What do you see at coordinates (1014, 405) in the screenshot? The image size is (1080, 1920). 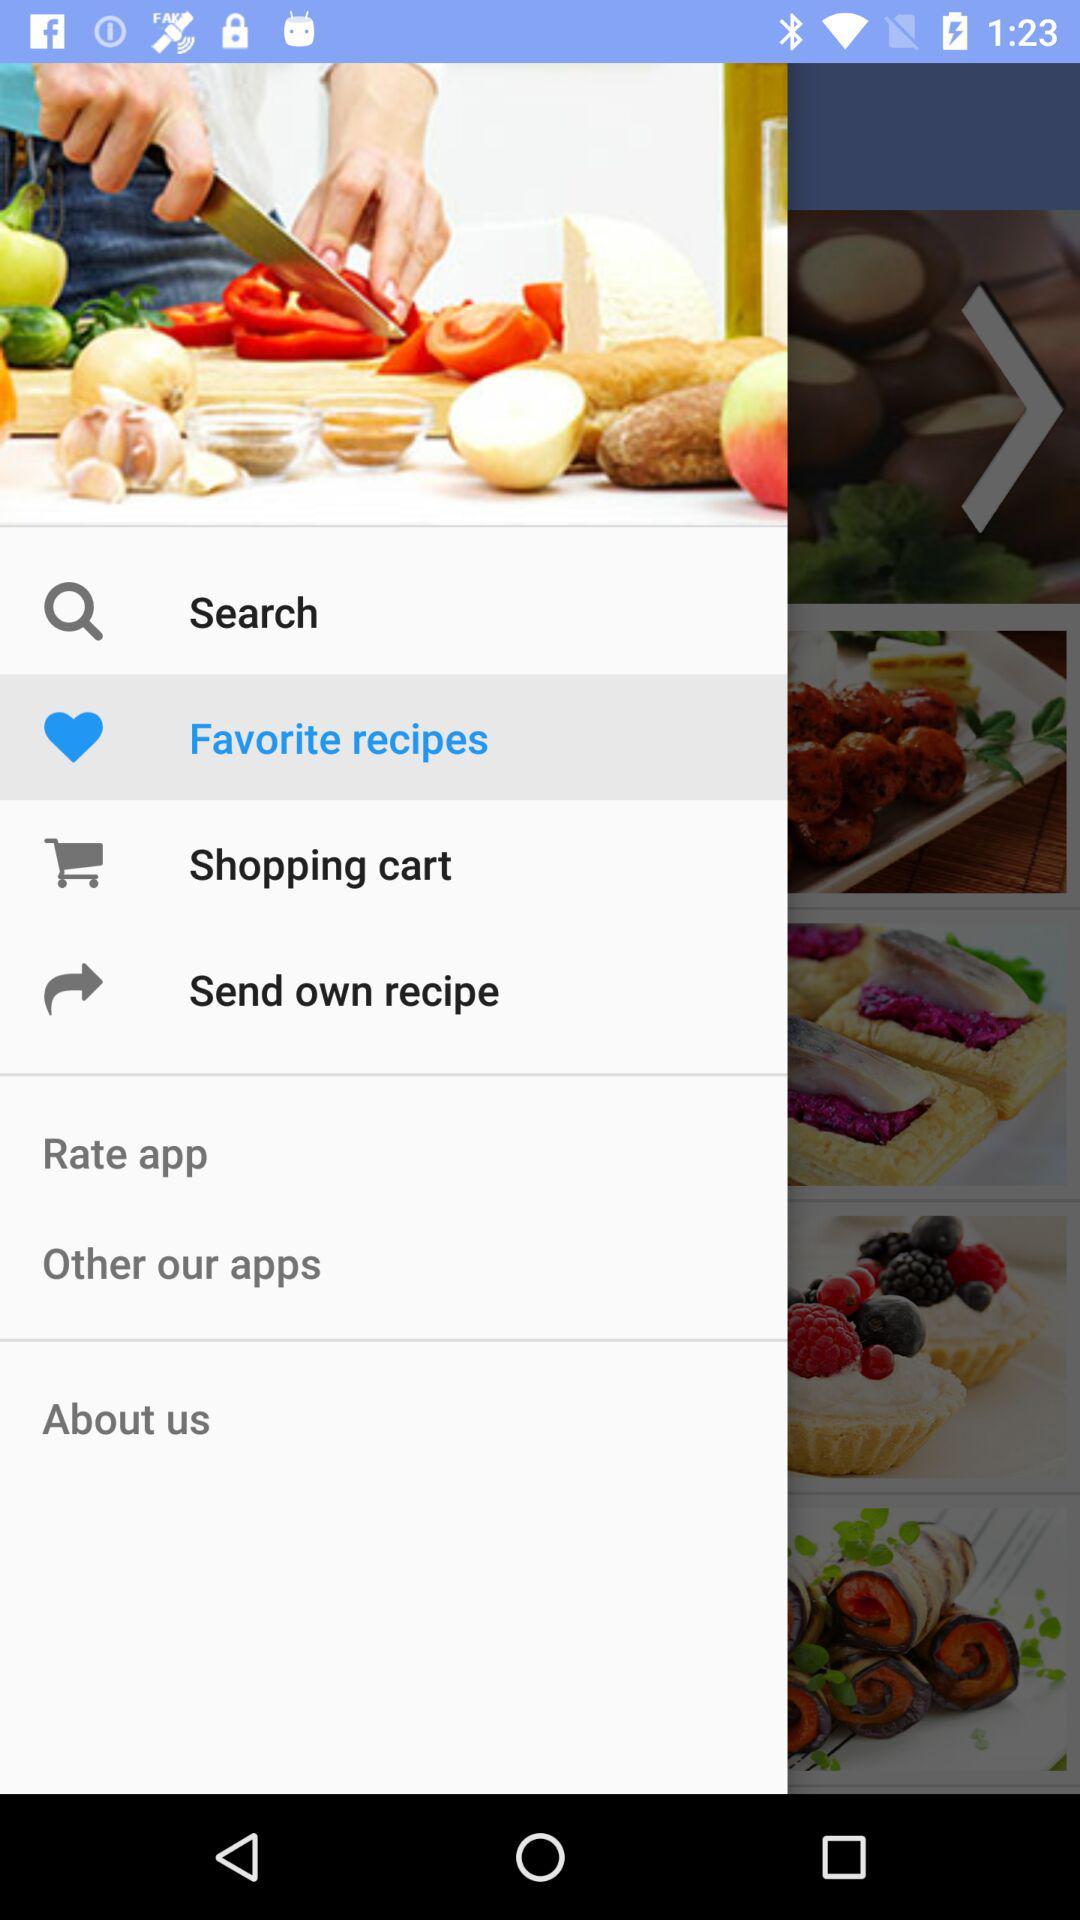 I see `the arrow_forward icon` at bounding box center [1014, 405].